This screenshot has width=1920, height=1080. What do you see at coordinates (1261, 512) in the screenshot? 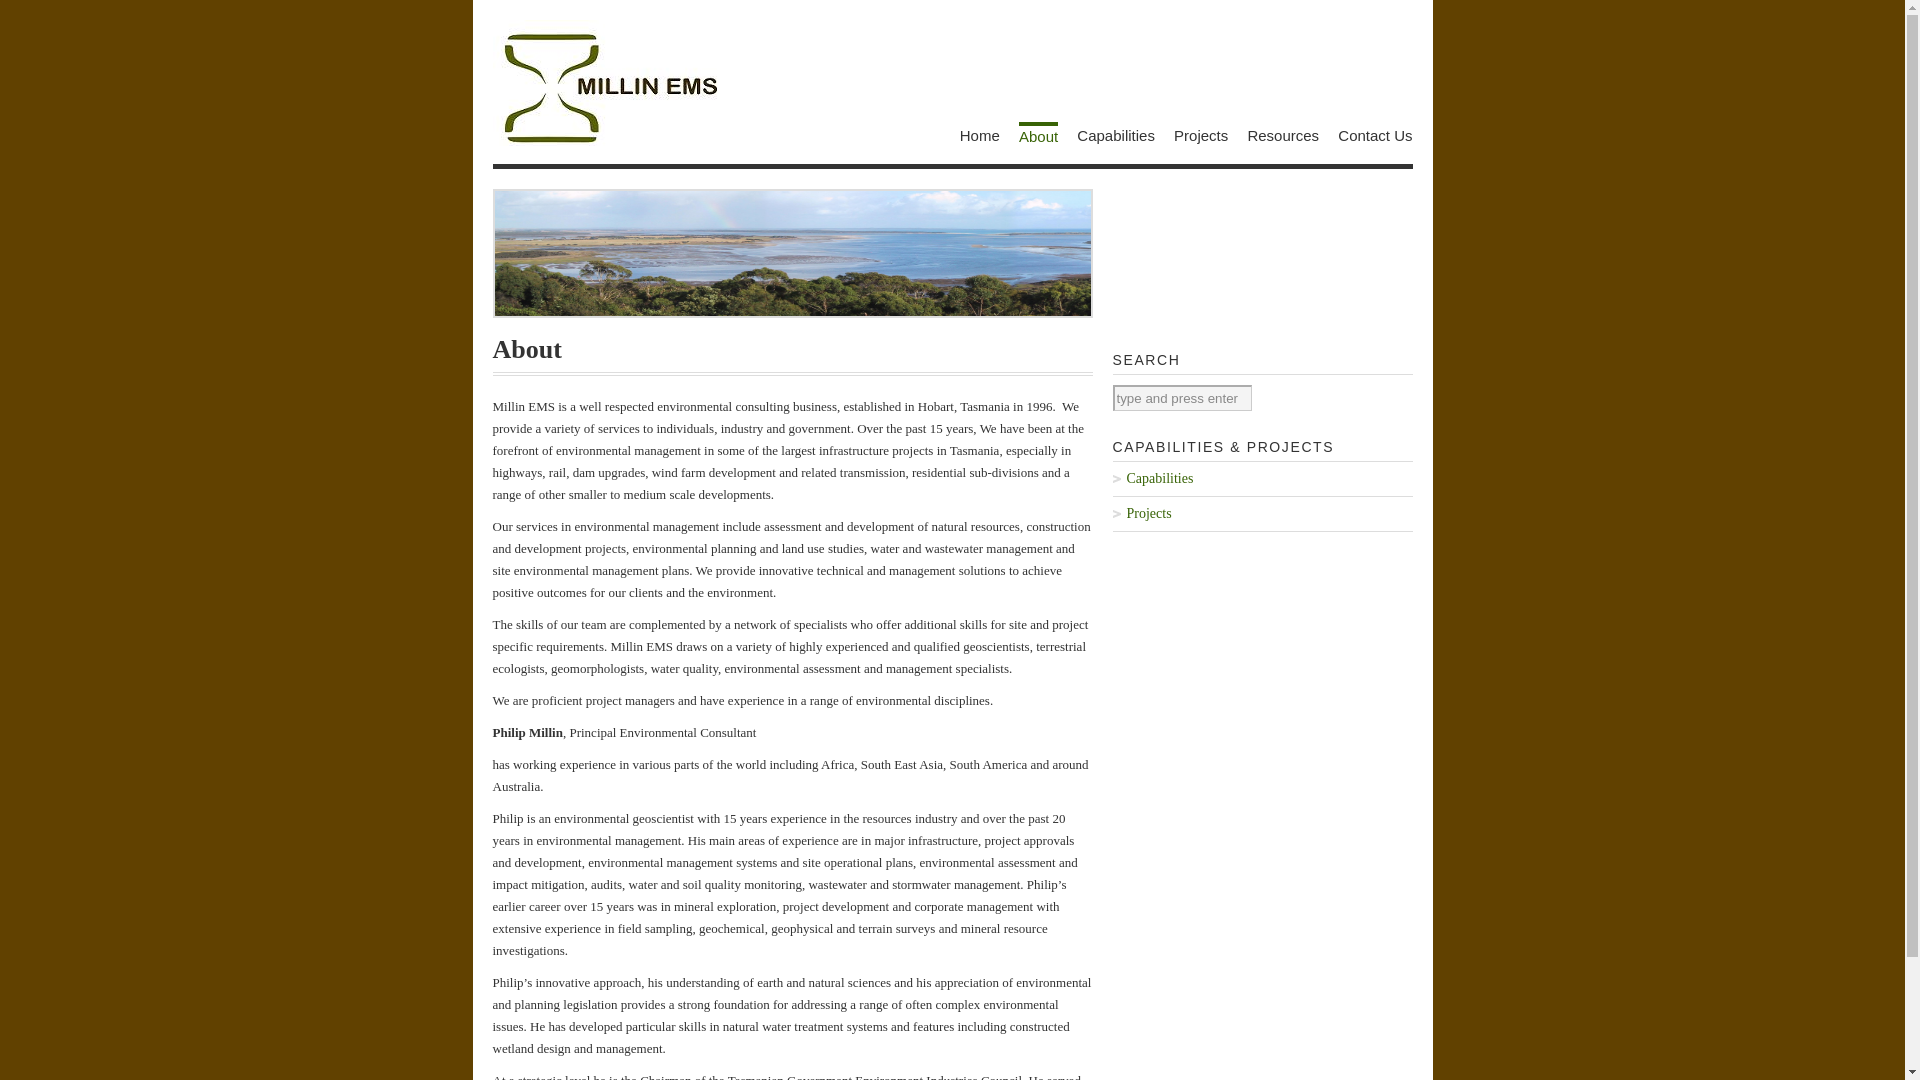
I see `'Projects'` at bounding box center [1261, 512].